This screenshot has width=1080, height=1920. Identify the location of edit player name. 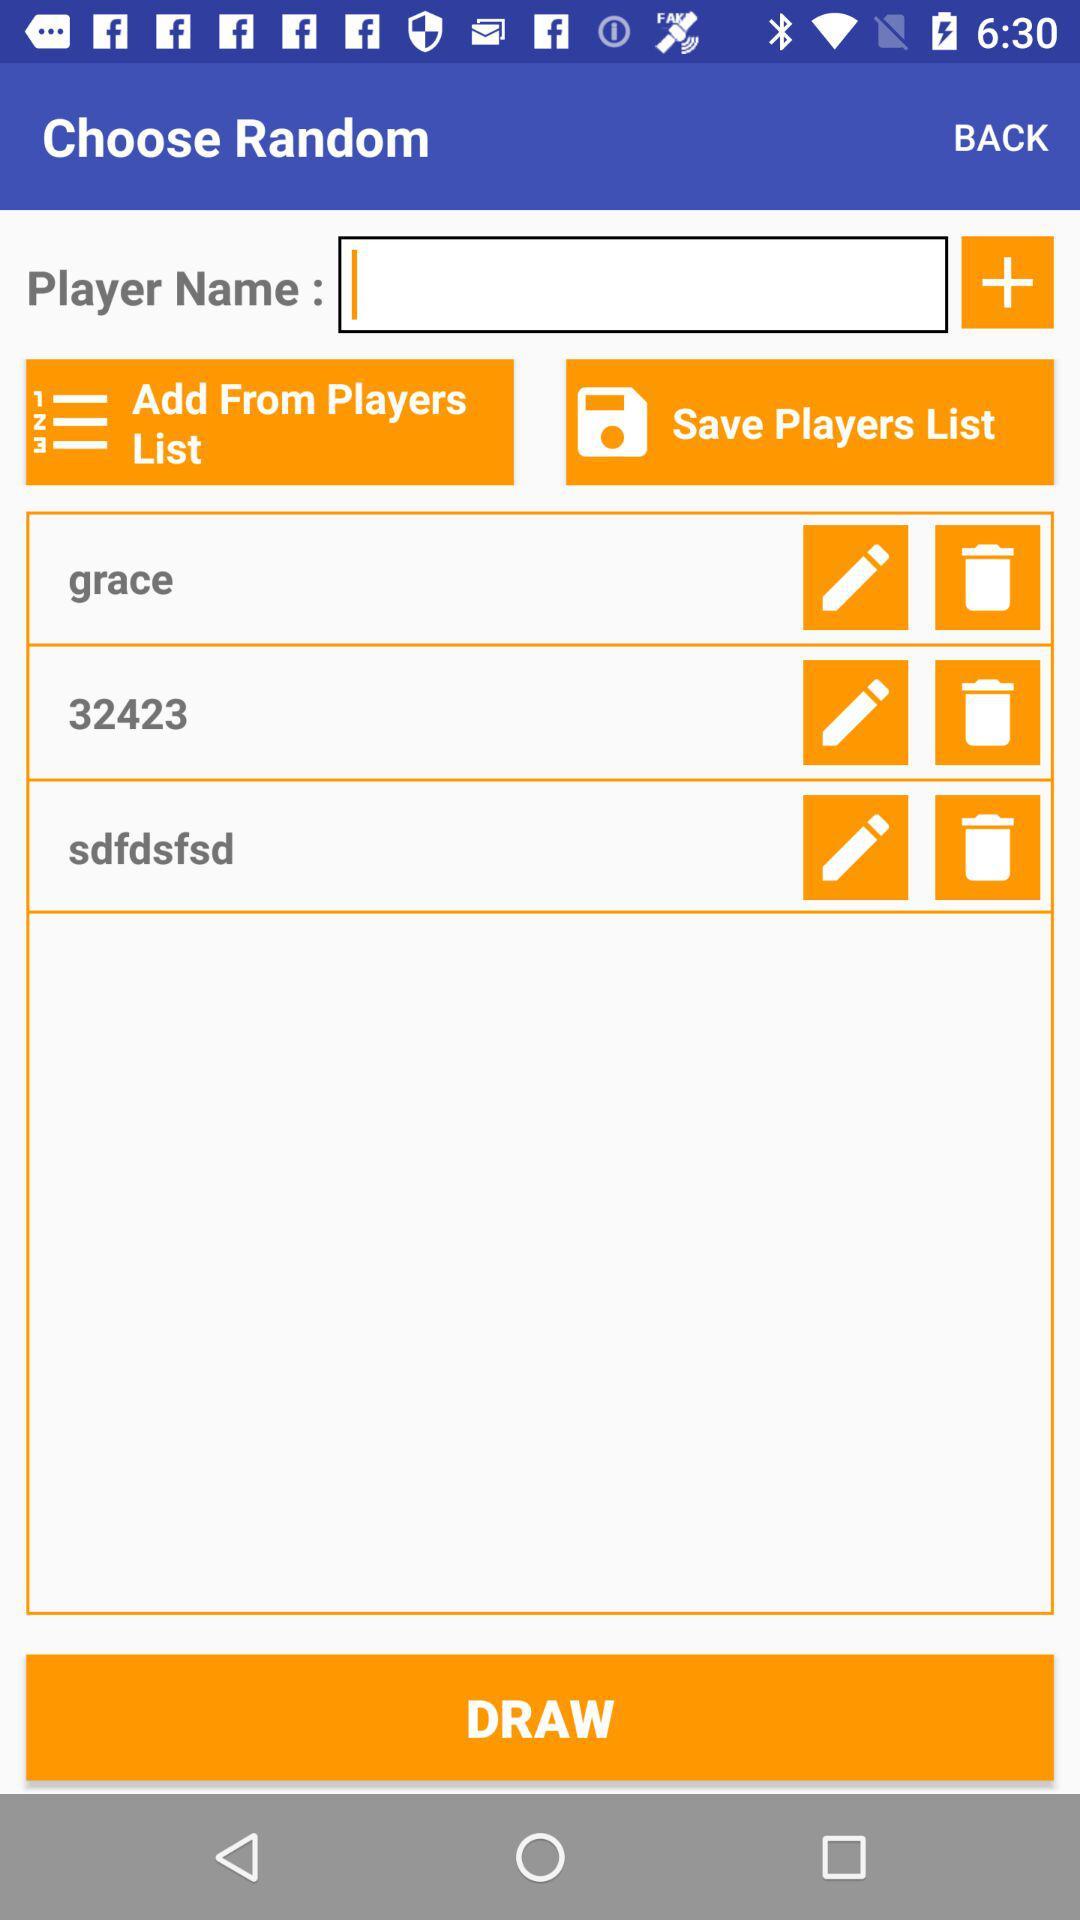
(855, 576).